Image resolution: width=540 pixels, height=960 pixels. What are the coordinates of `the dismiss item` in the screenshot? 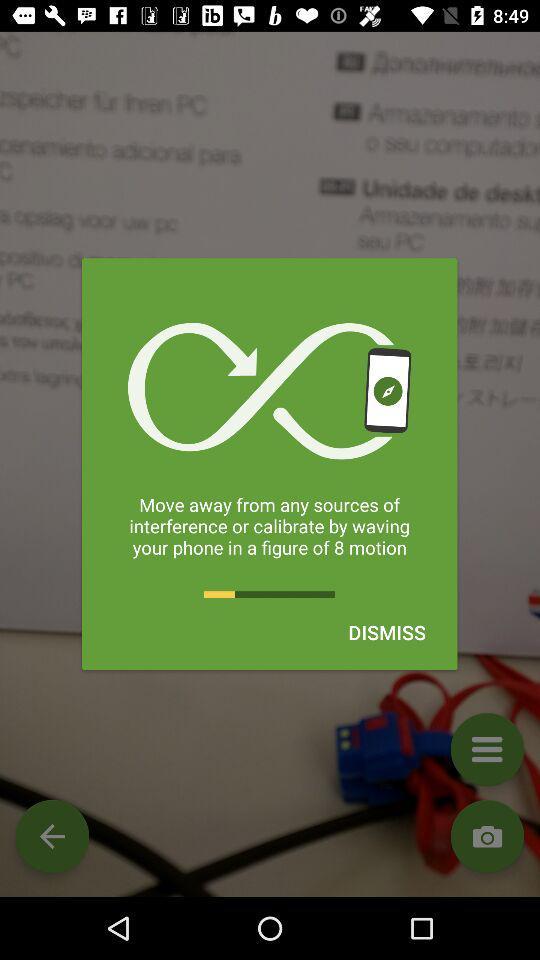 It's located at (387, 631).